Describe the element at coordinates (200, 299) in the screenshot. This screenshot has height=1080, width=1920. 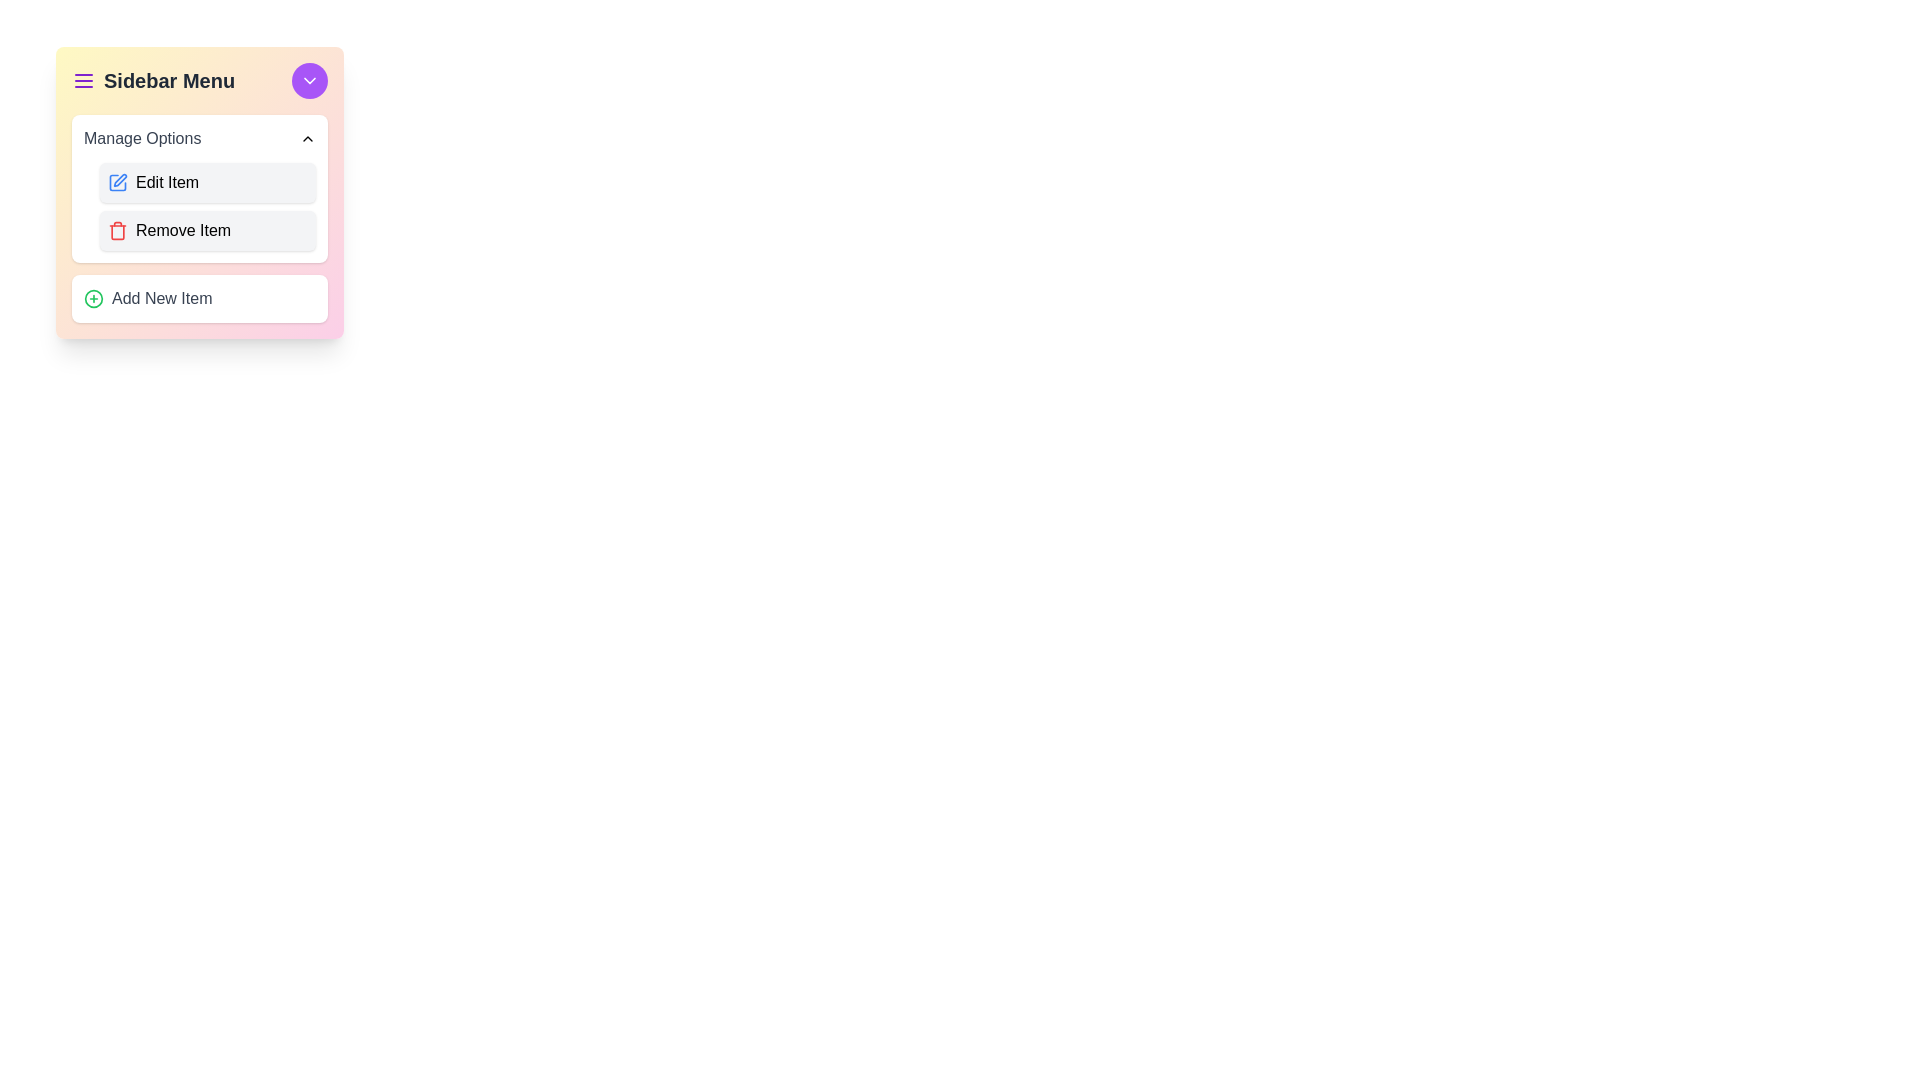
I see `the rectangular button with a white background, rounded corners, and a green plus icon on the left, labeled 'Add New Item'` at that location.